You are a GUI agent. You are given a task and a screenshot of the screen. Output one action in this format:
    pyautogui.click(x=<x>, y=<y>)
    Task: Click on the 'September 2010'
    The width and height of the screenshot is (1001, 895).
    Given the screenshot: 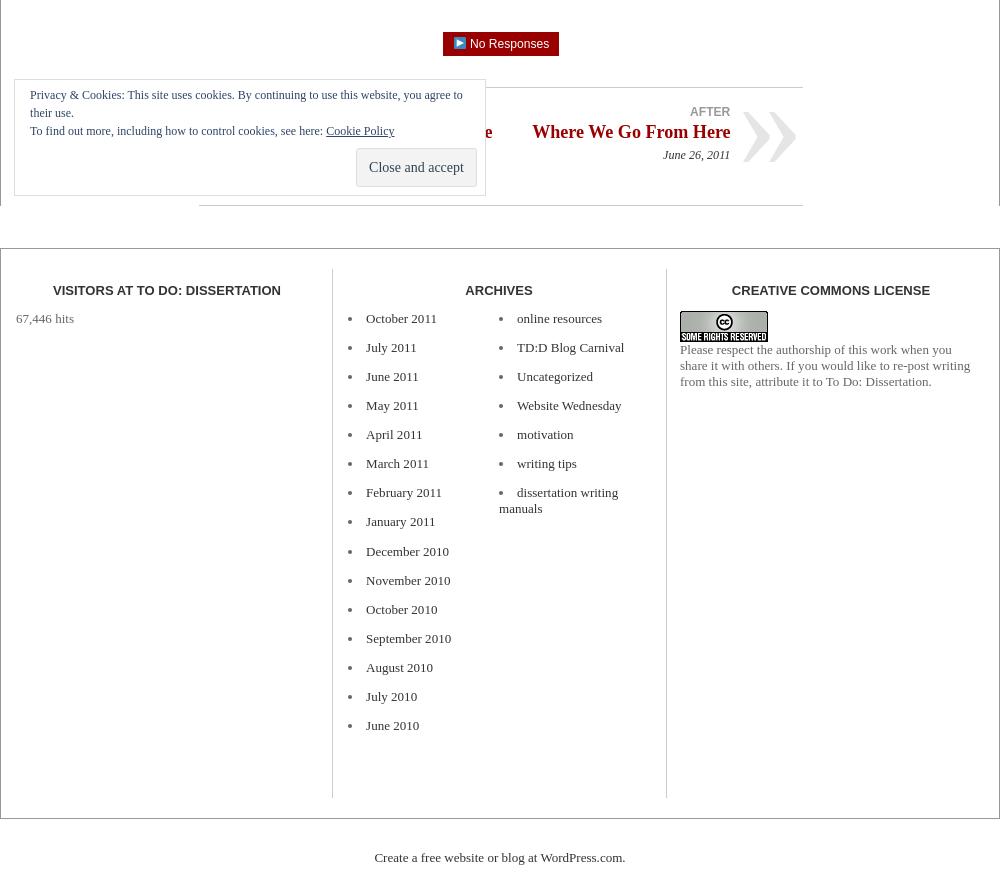 What is the action you would take?
    pyautogui.click(x=407, y=636)
    